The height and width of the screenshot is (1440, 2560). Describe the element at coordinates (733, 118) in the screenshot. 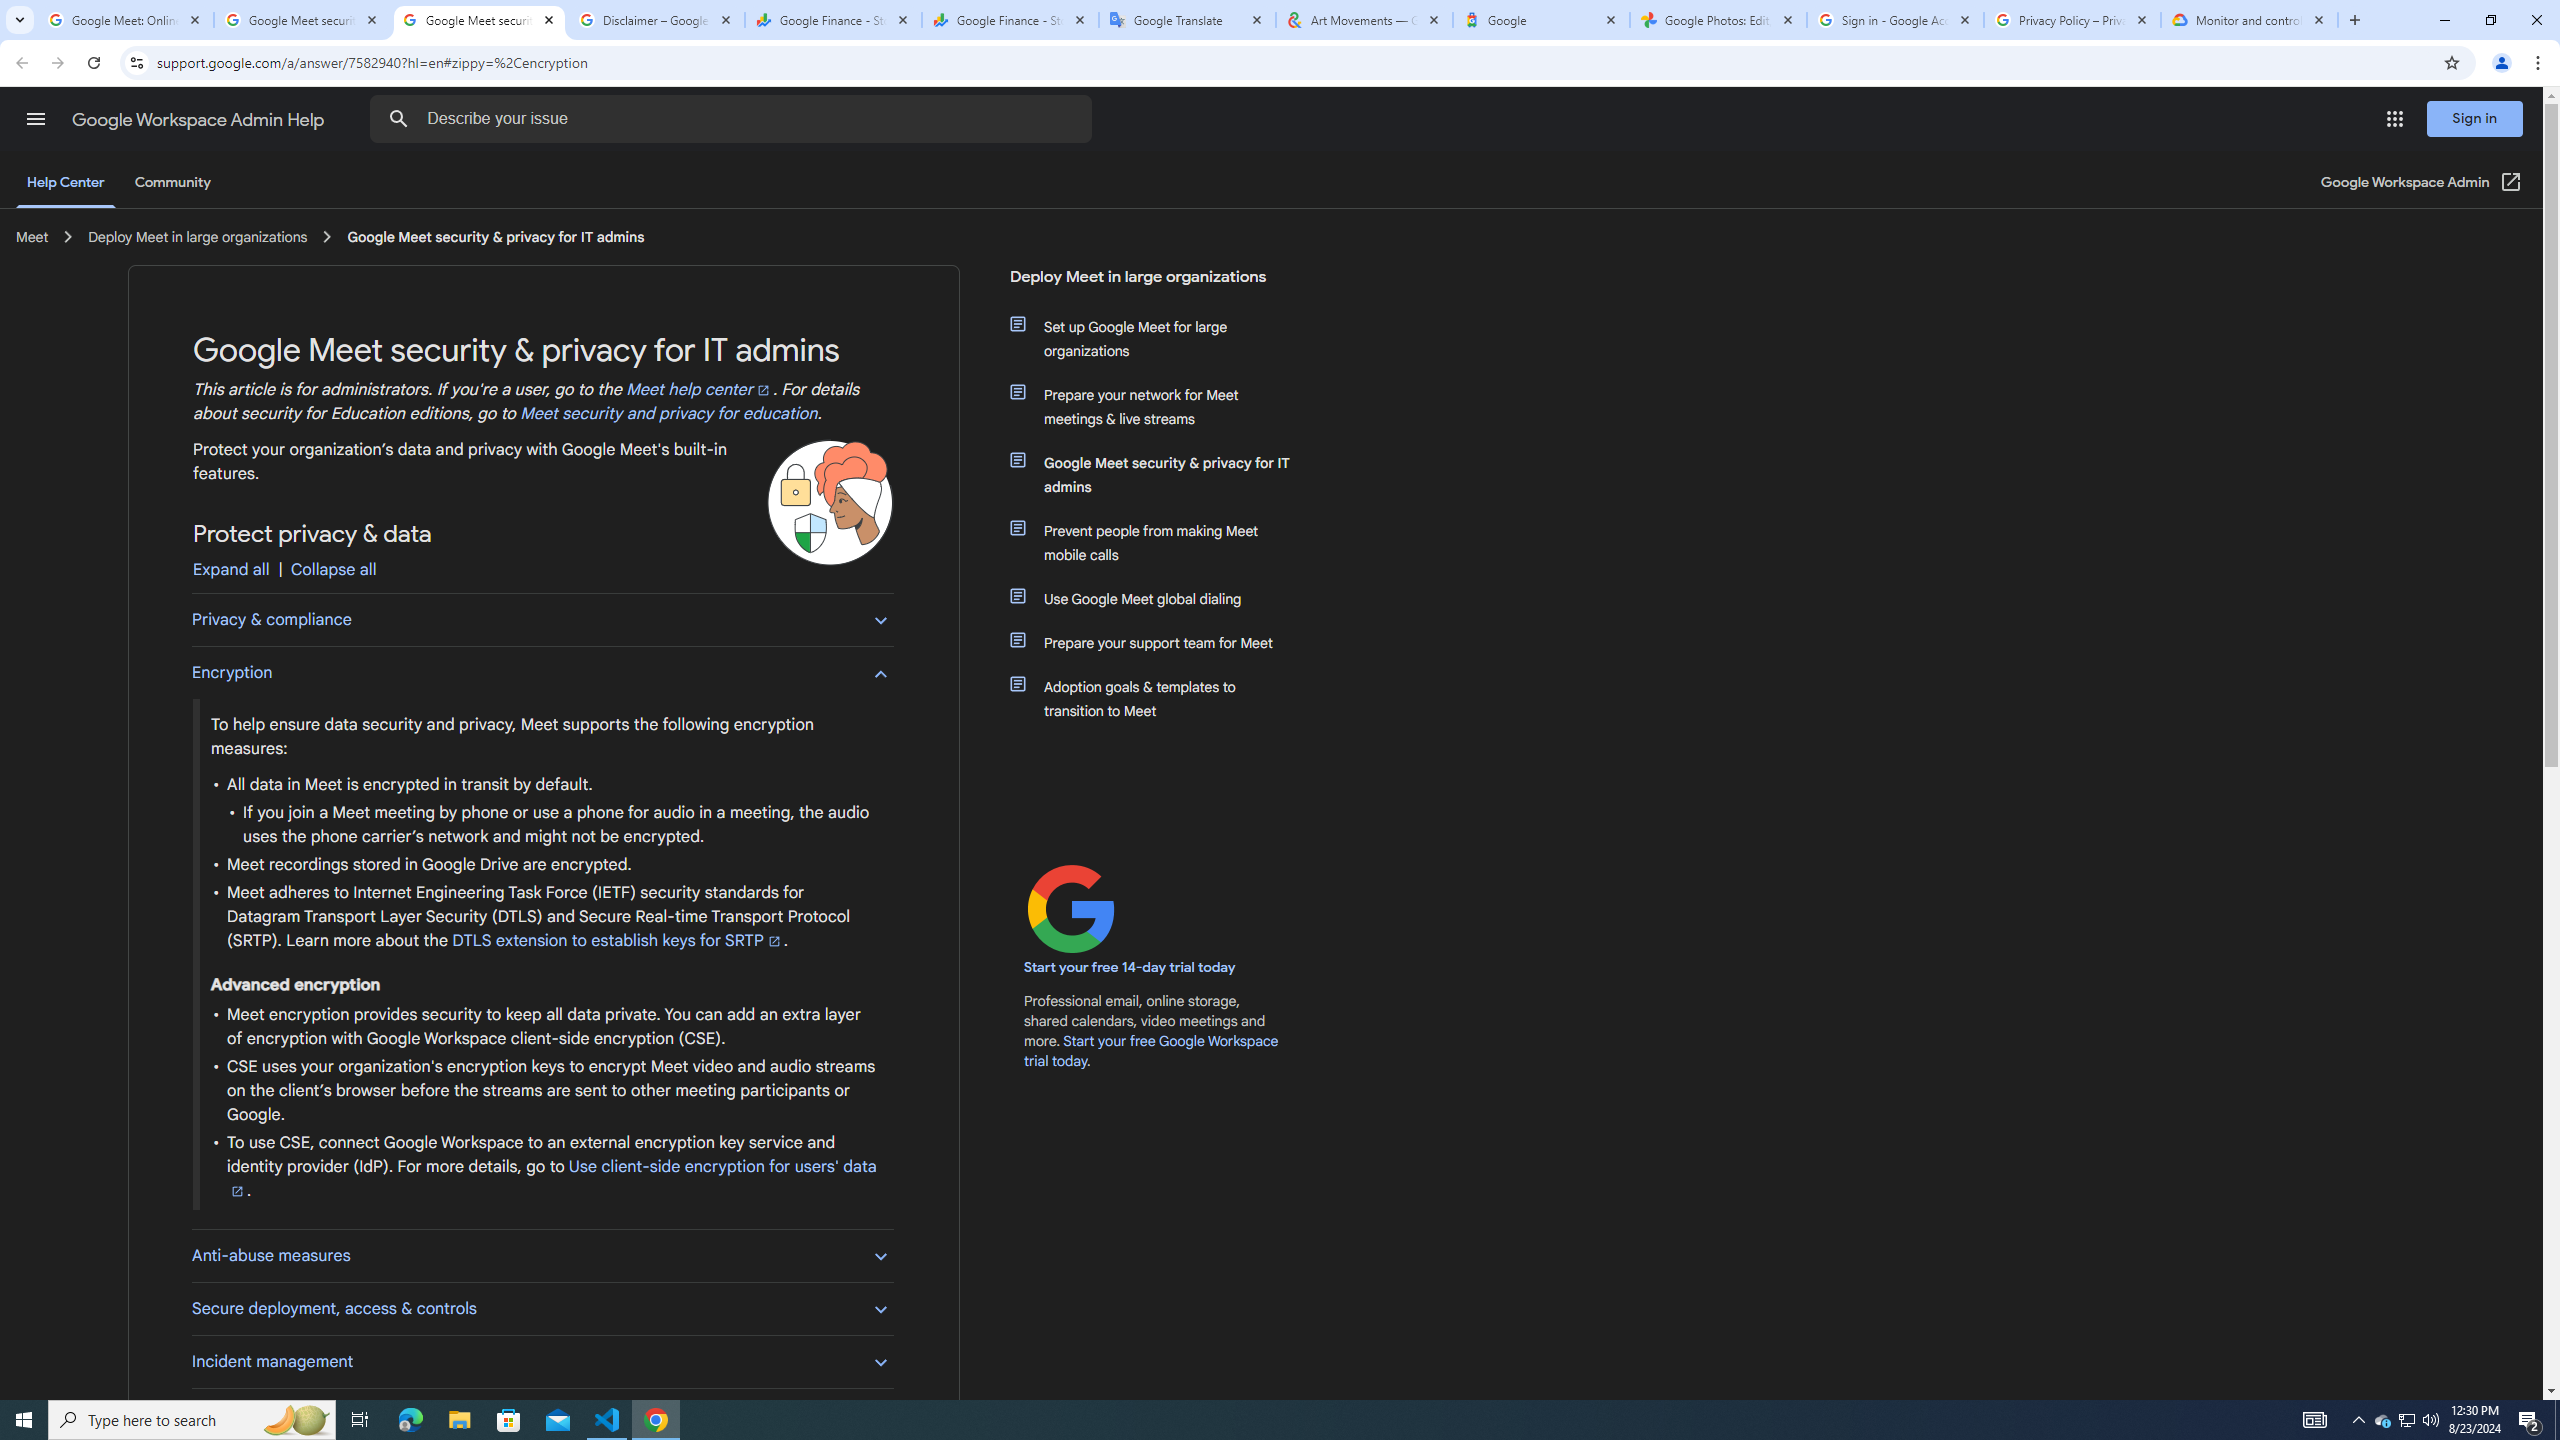

I see `'Describe your issue'` at that location.